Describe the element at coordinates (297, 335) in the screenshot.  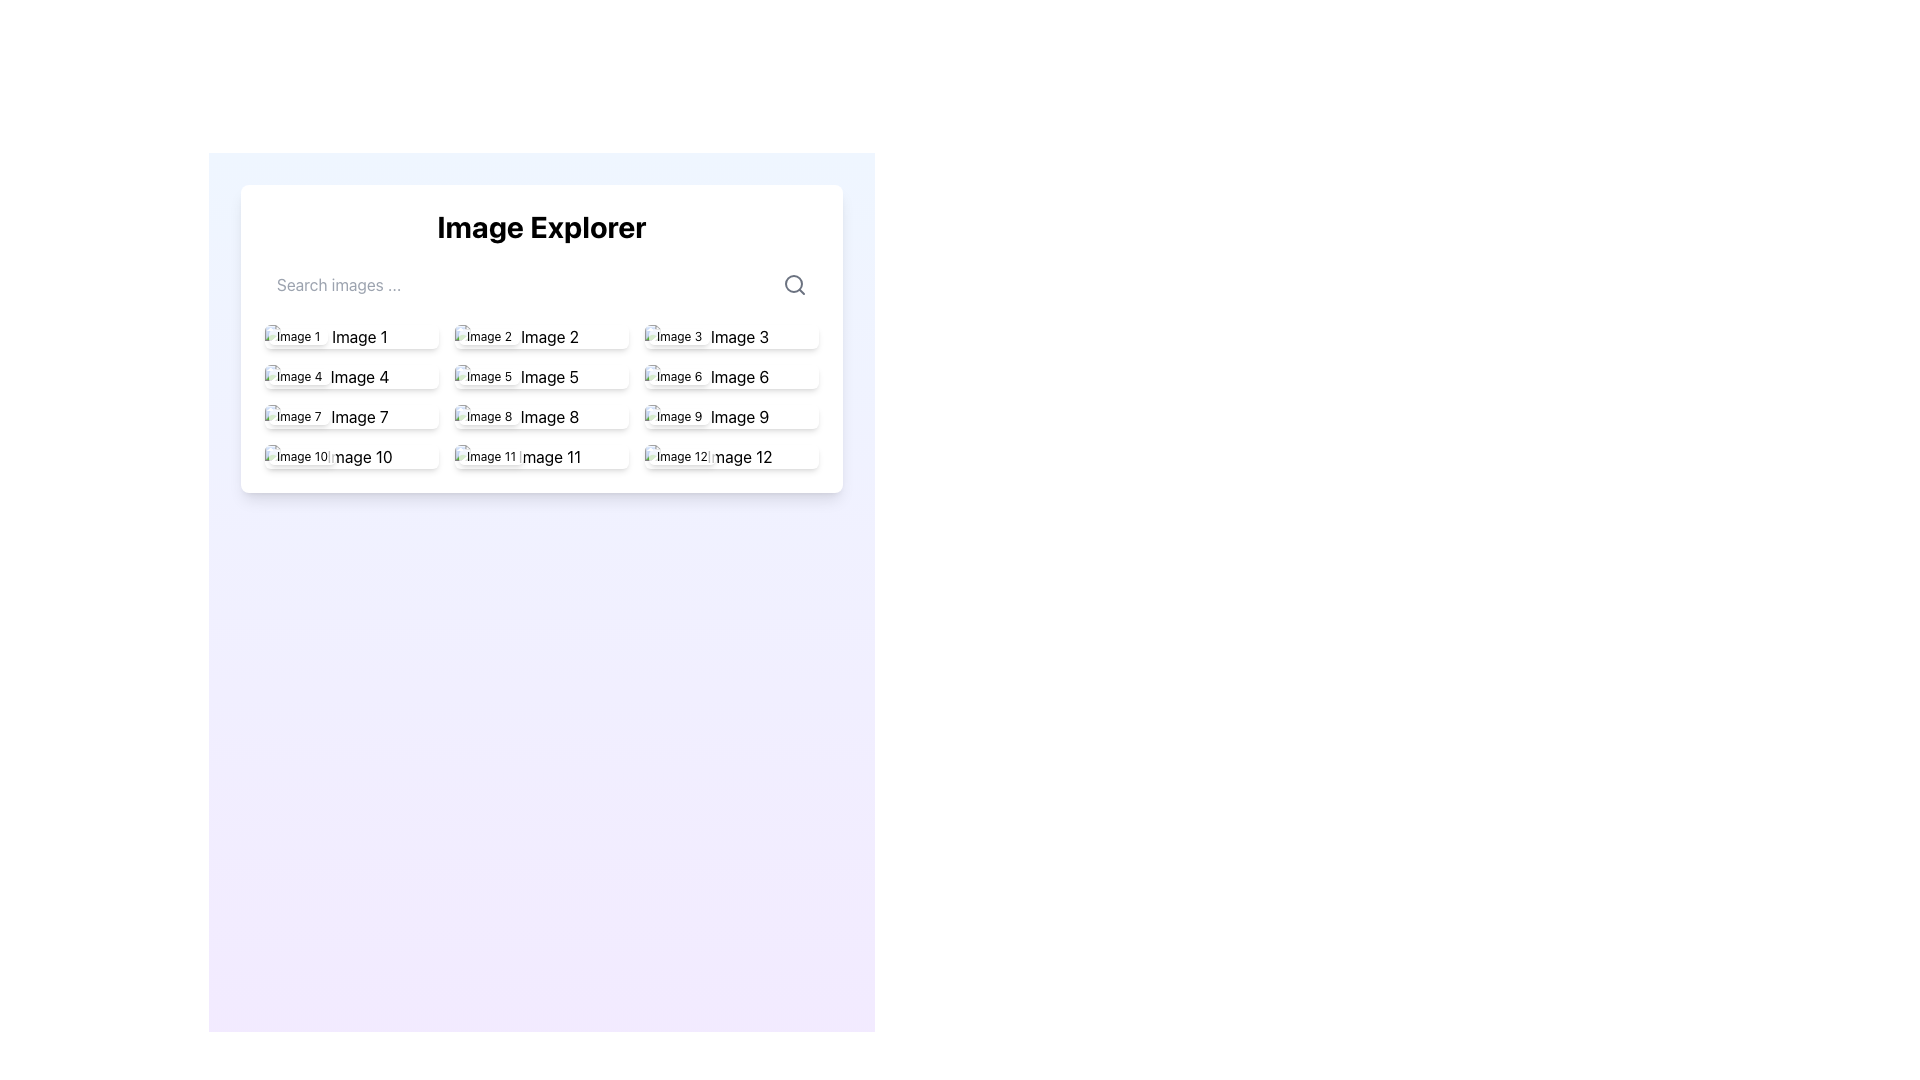
I see `the text label displaying 'Image 1' located at the bottom left of the first image card in the grid layout under the 'Image Explorer' heading` at that location.